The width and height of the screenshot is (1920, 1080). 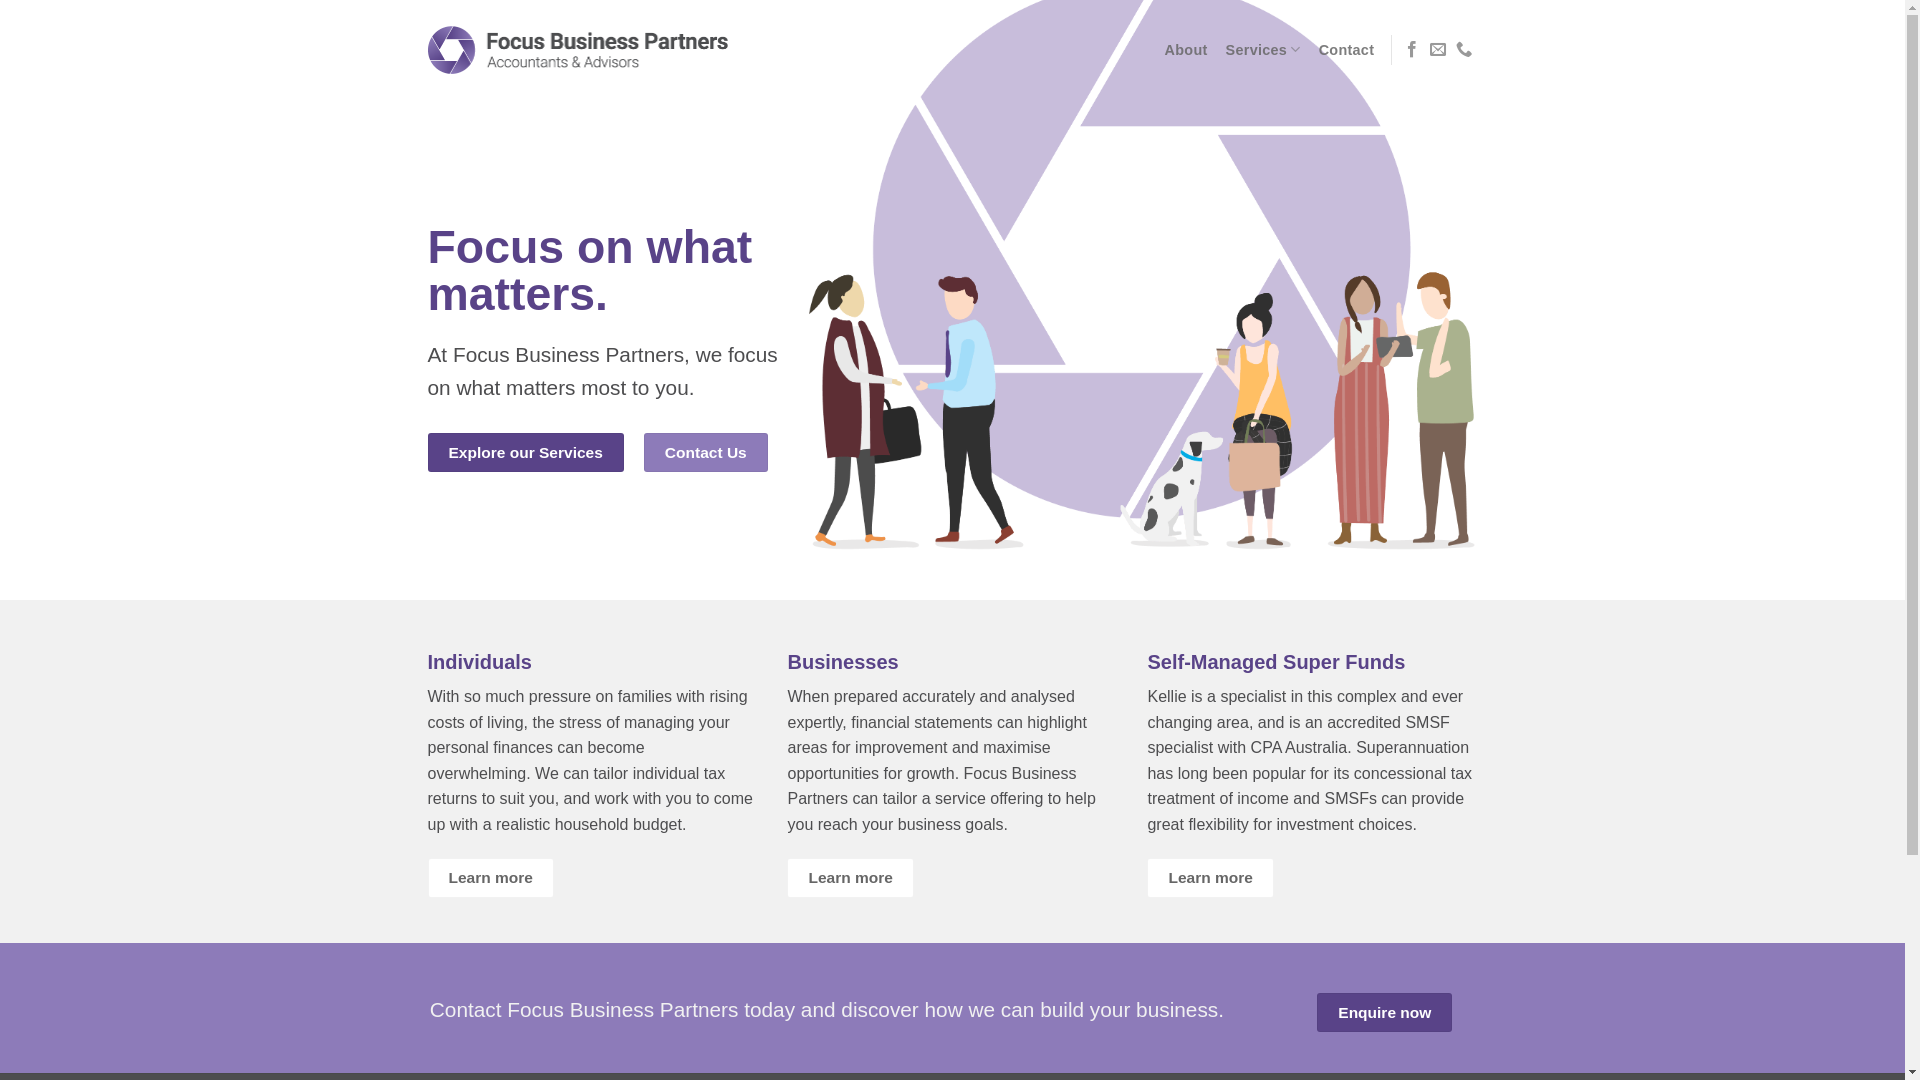 What do you see at coordinates (0, 0) in the screenshot?
I see `'Skip to content'` at bounding box center [0, 0].